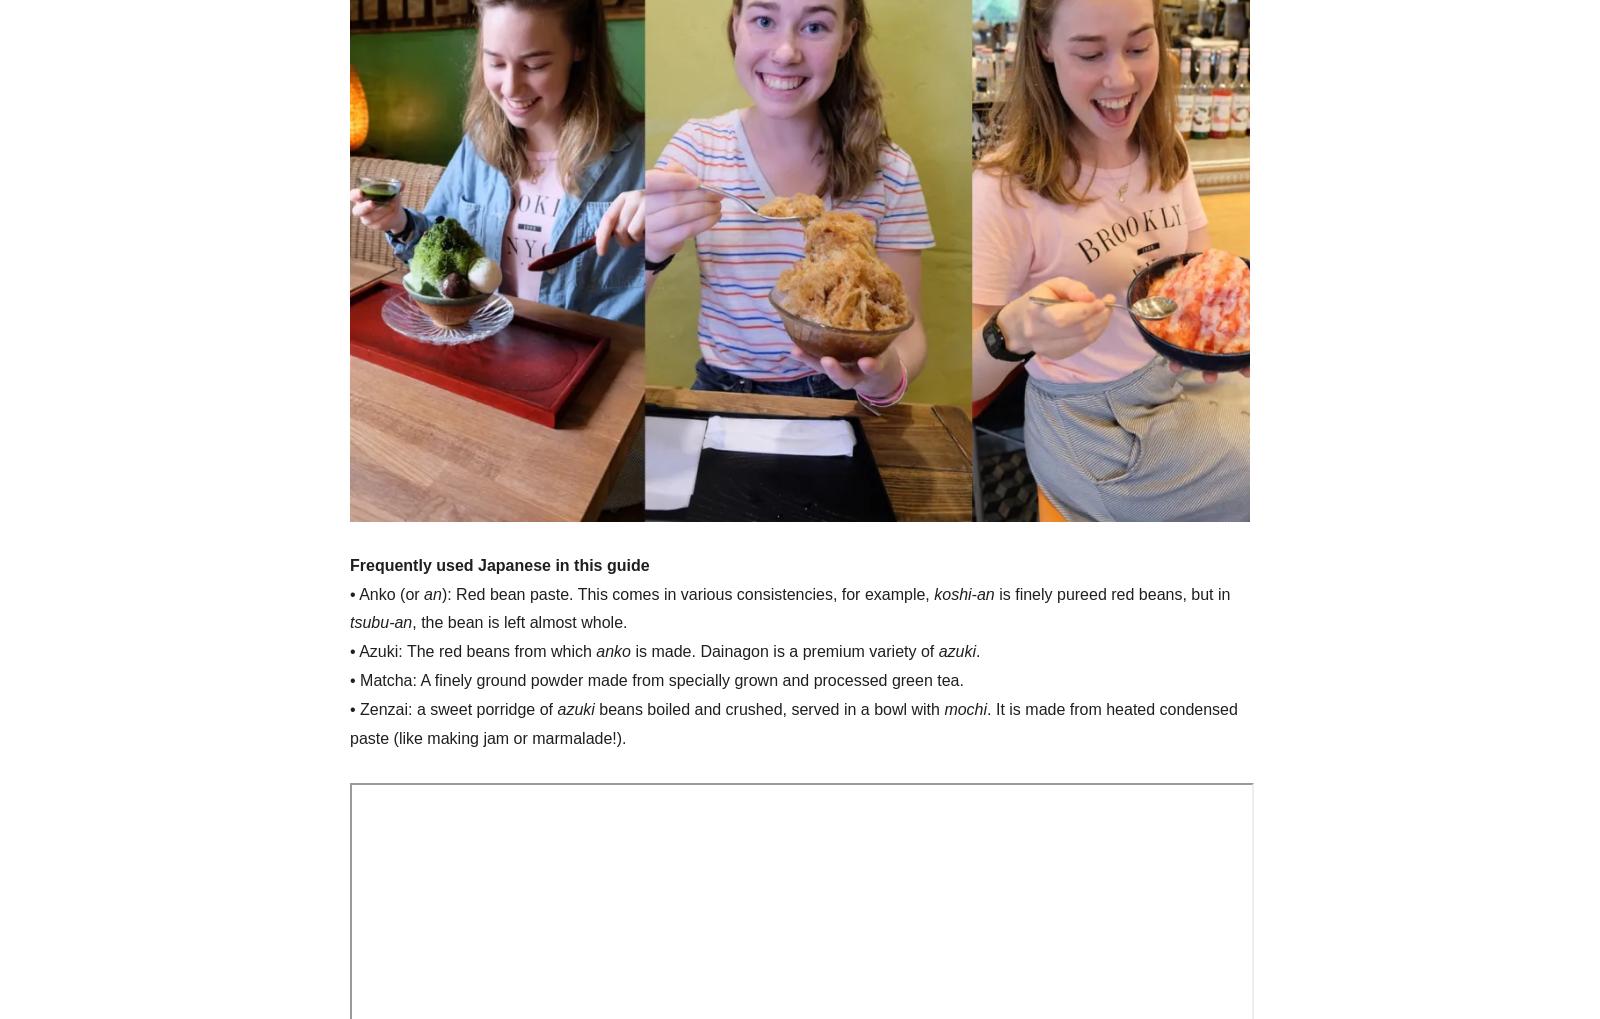  Describe the element at coordinates (1112, 592) in the screenshot. I see `'is finely pureed red beans, but in'` at that location.